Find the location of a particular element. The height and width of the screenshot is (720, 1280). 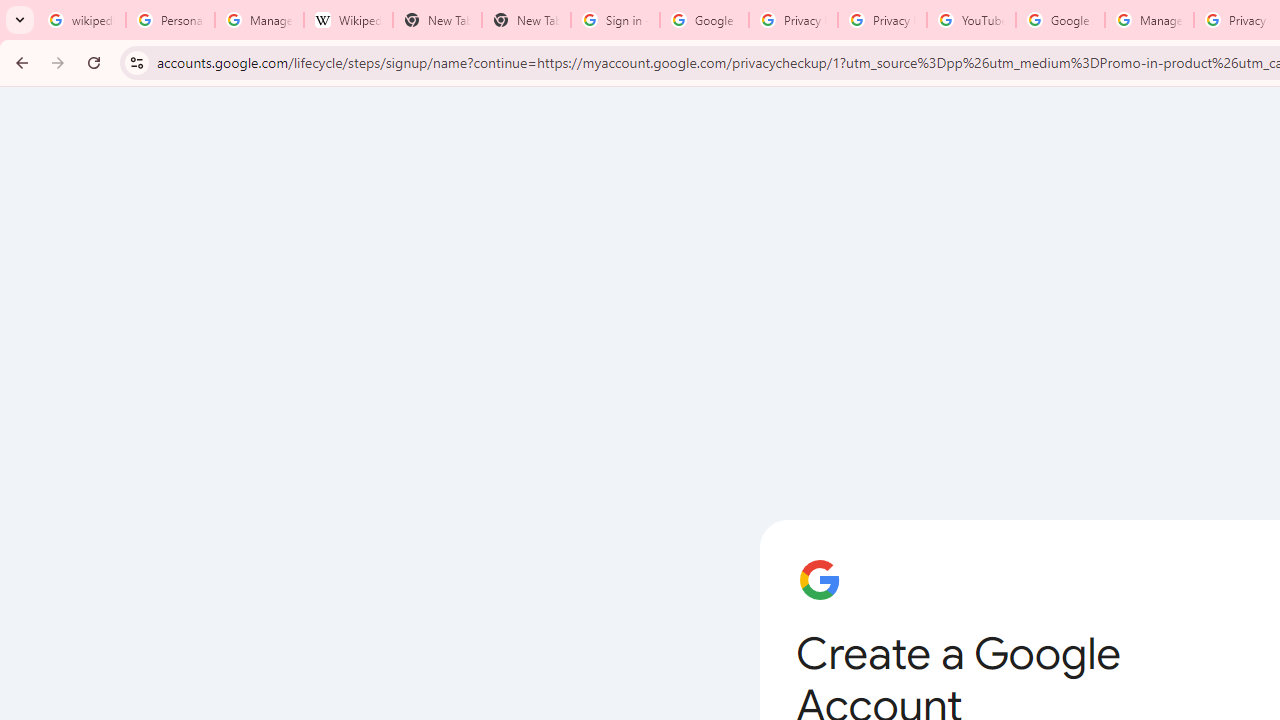

'Google Account Help' is located at coordinates (1059, 20).